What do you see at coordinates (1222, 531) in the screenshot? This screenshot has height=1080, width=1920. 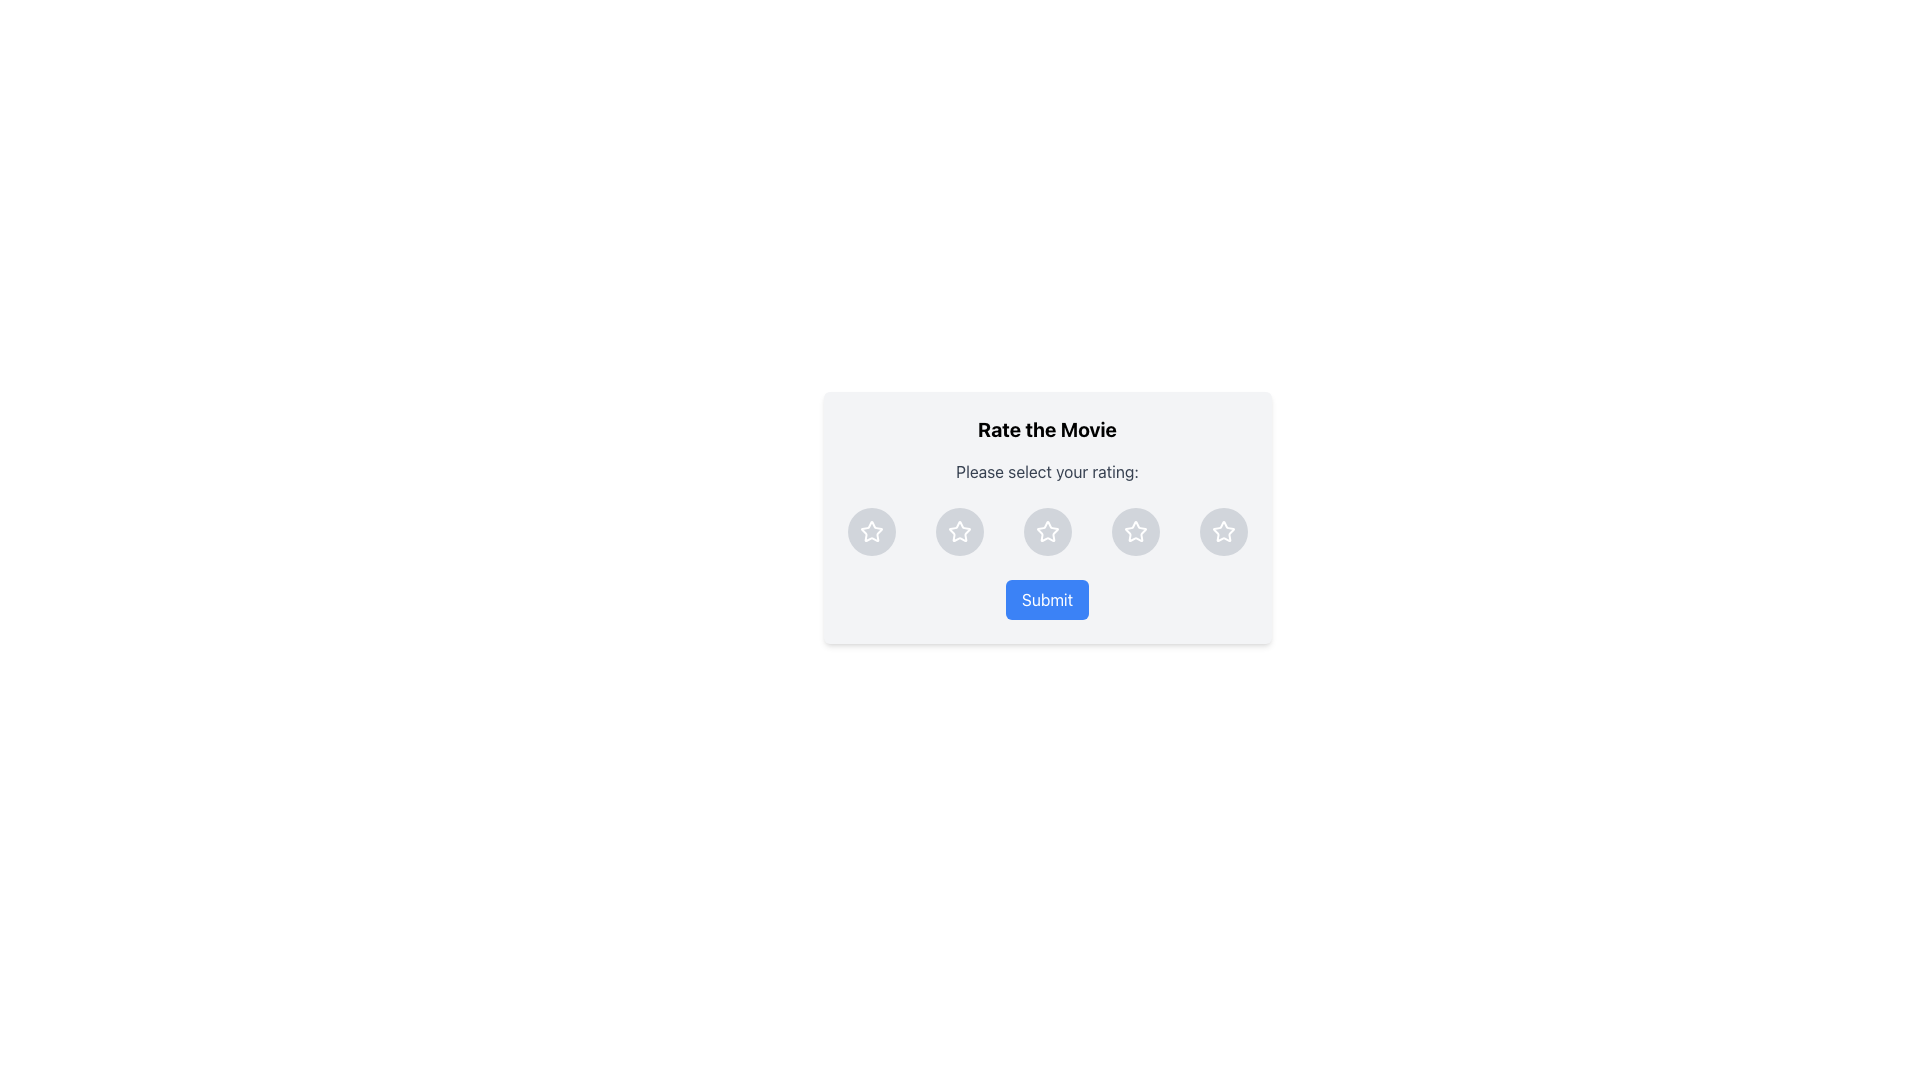 I see `the fifth star icon in the 5-star rating system to provide a rating of 5` at bounding box center [1222, 531].